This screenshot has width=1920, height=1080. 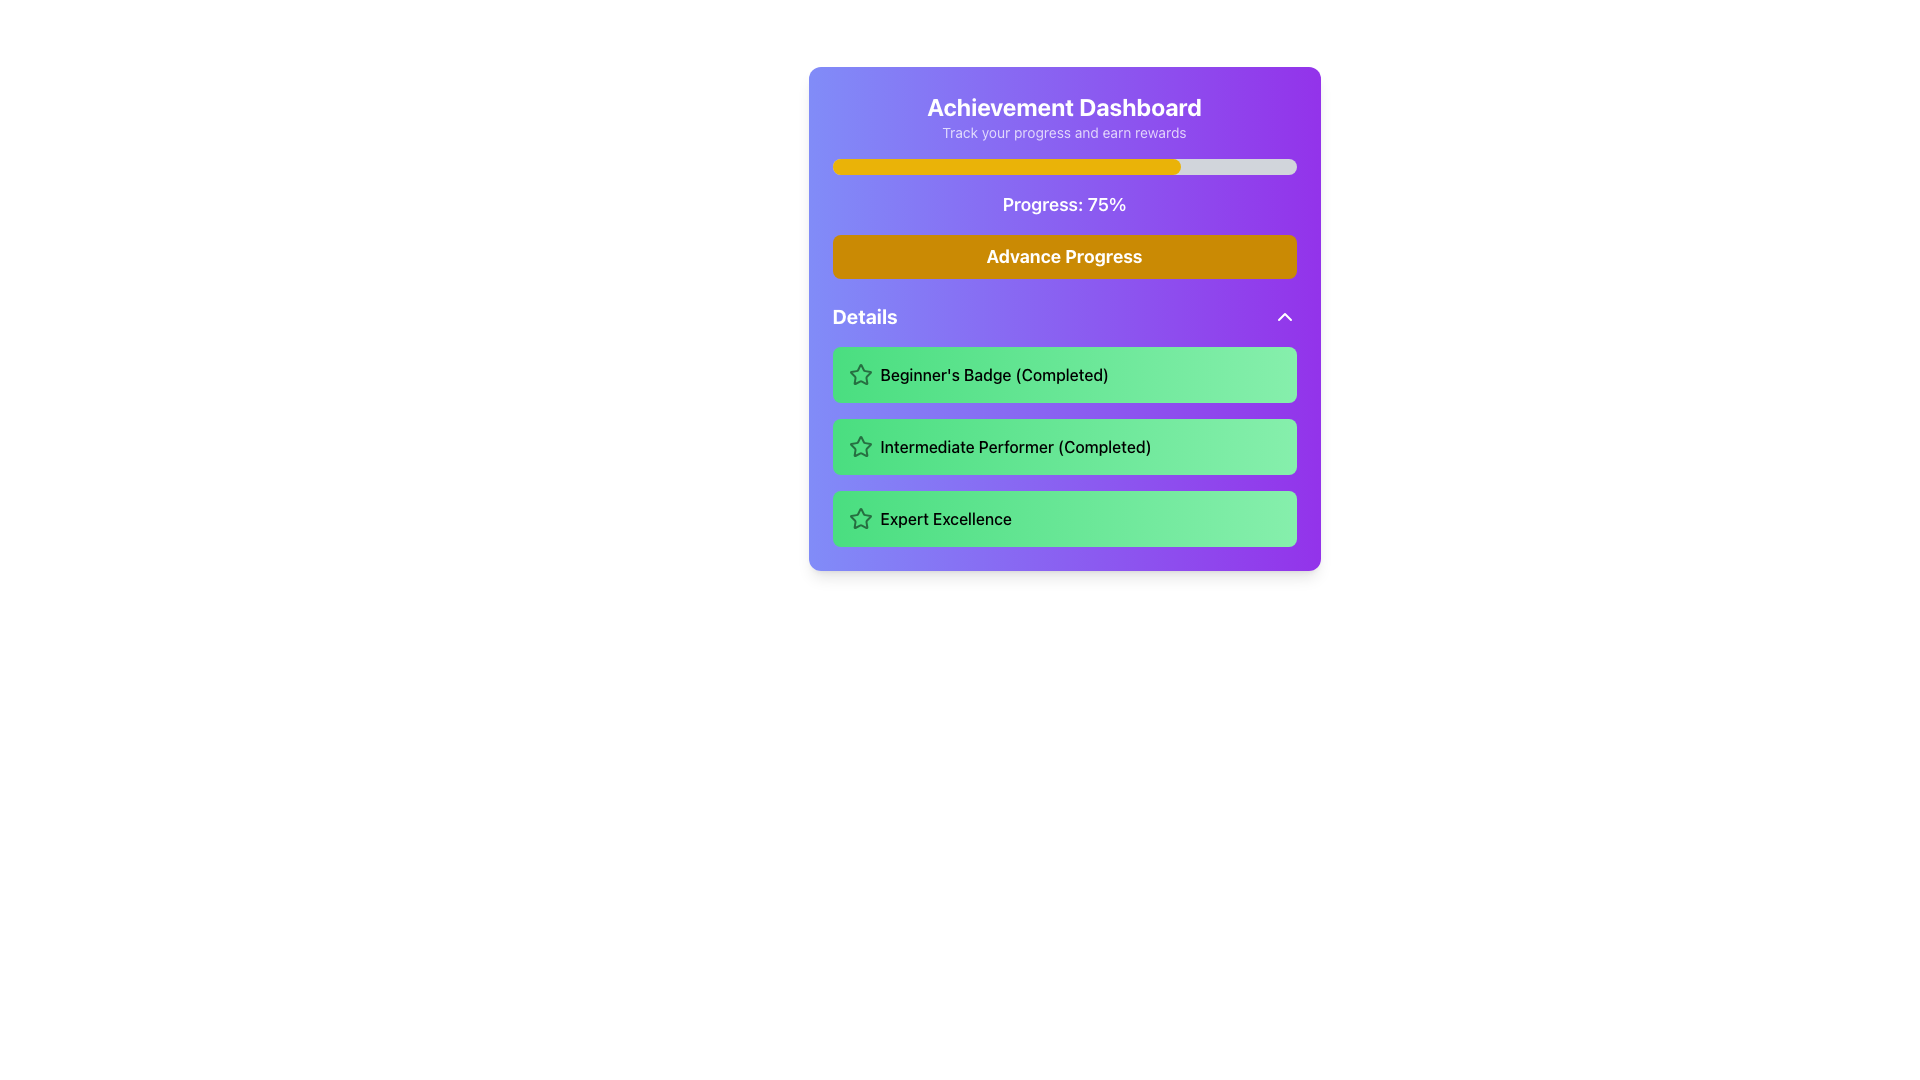 I want to click on the button situated beneath the 'Progress: 75%' bar and above the 'Details' section in the 'Achievement Dashboard', so click(x=1063, y=256).